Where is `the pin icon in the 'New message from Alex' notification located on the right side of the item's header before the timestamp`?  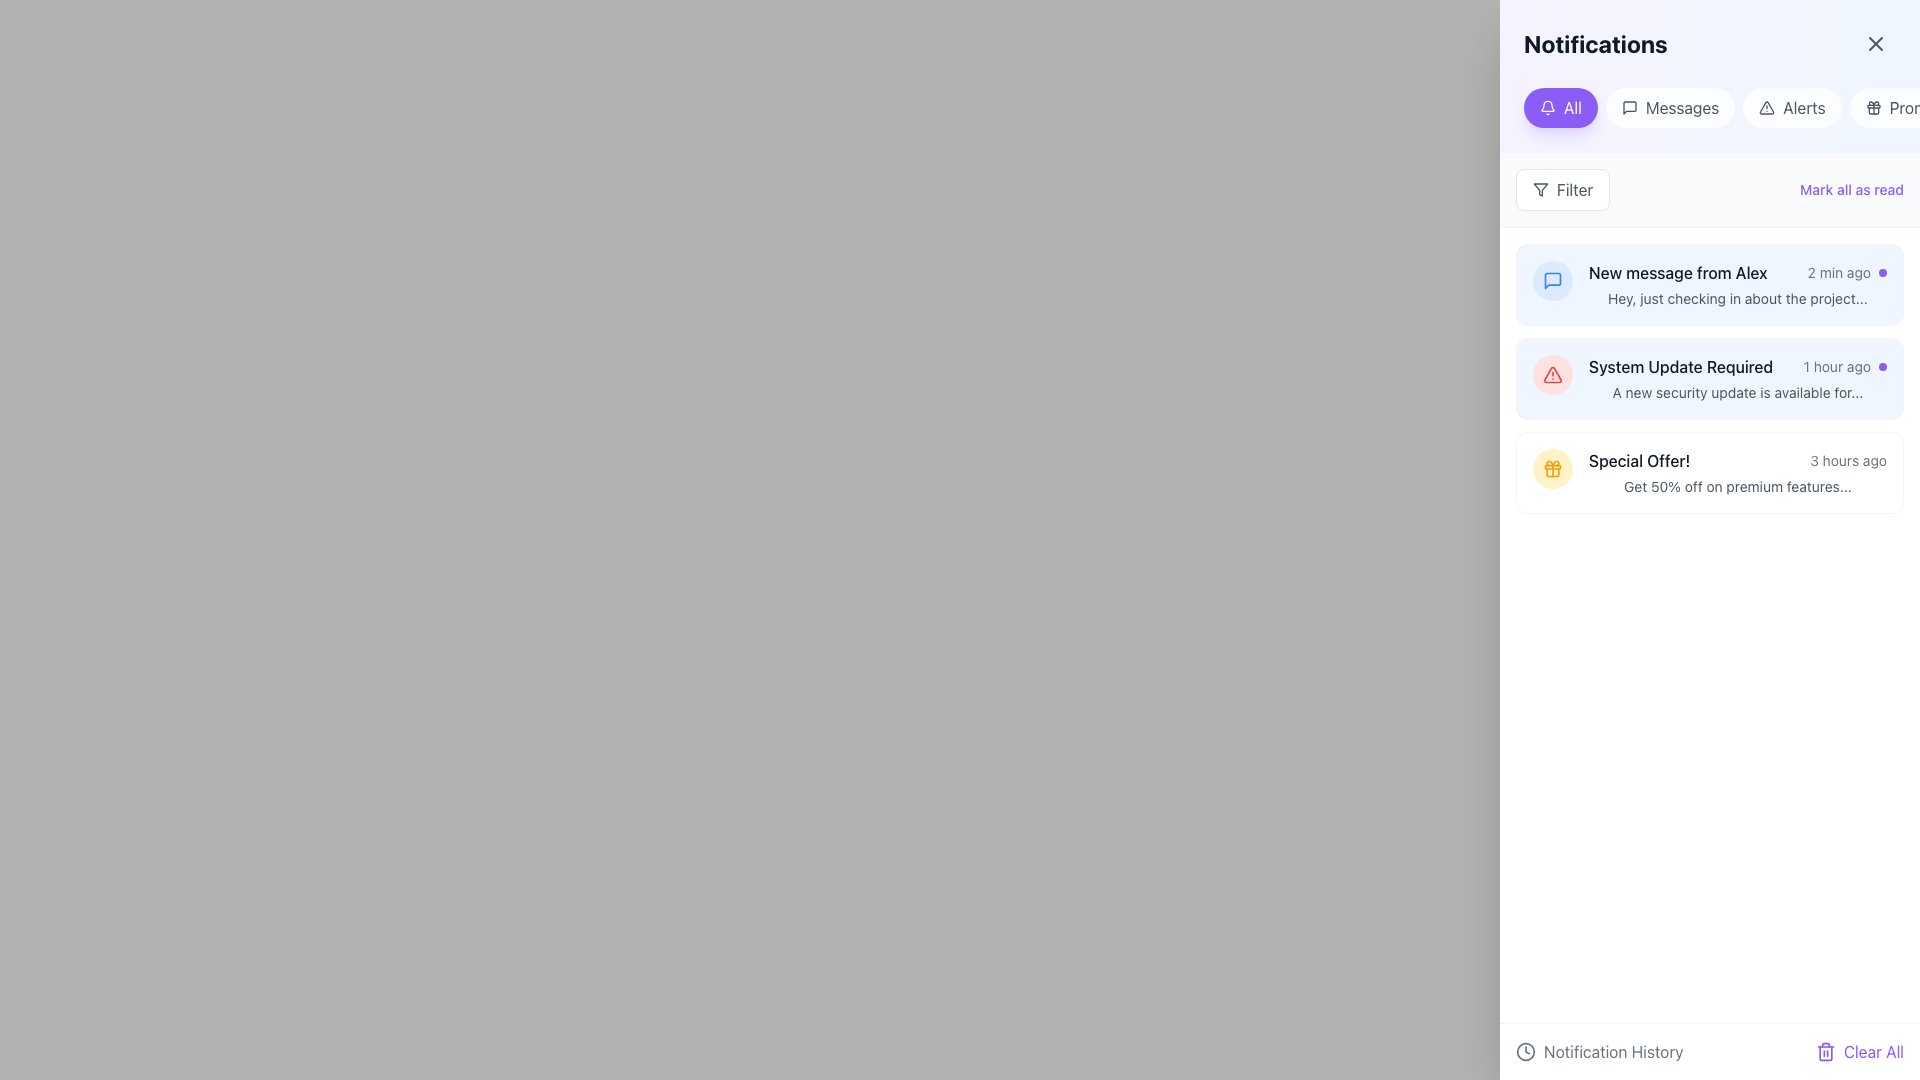 the pin icon in the 'New message from Alex' notification located on the right side of the item's header before the timestamp is located at coordinates (1830, 282).